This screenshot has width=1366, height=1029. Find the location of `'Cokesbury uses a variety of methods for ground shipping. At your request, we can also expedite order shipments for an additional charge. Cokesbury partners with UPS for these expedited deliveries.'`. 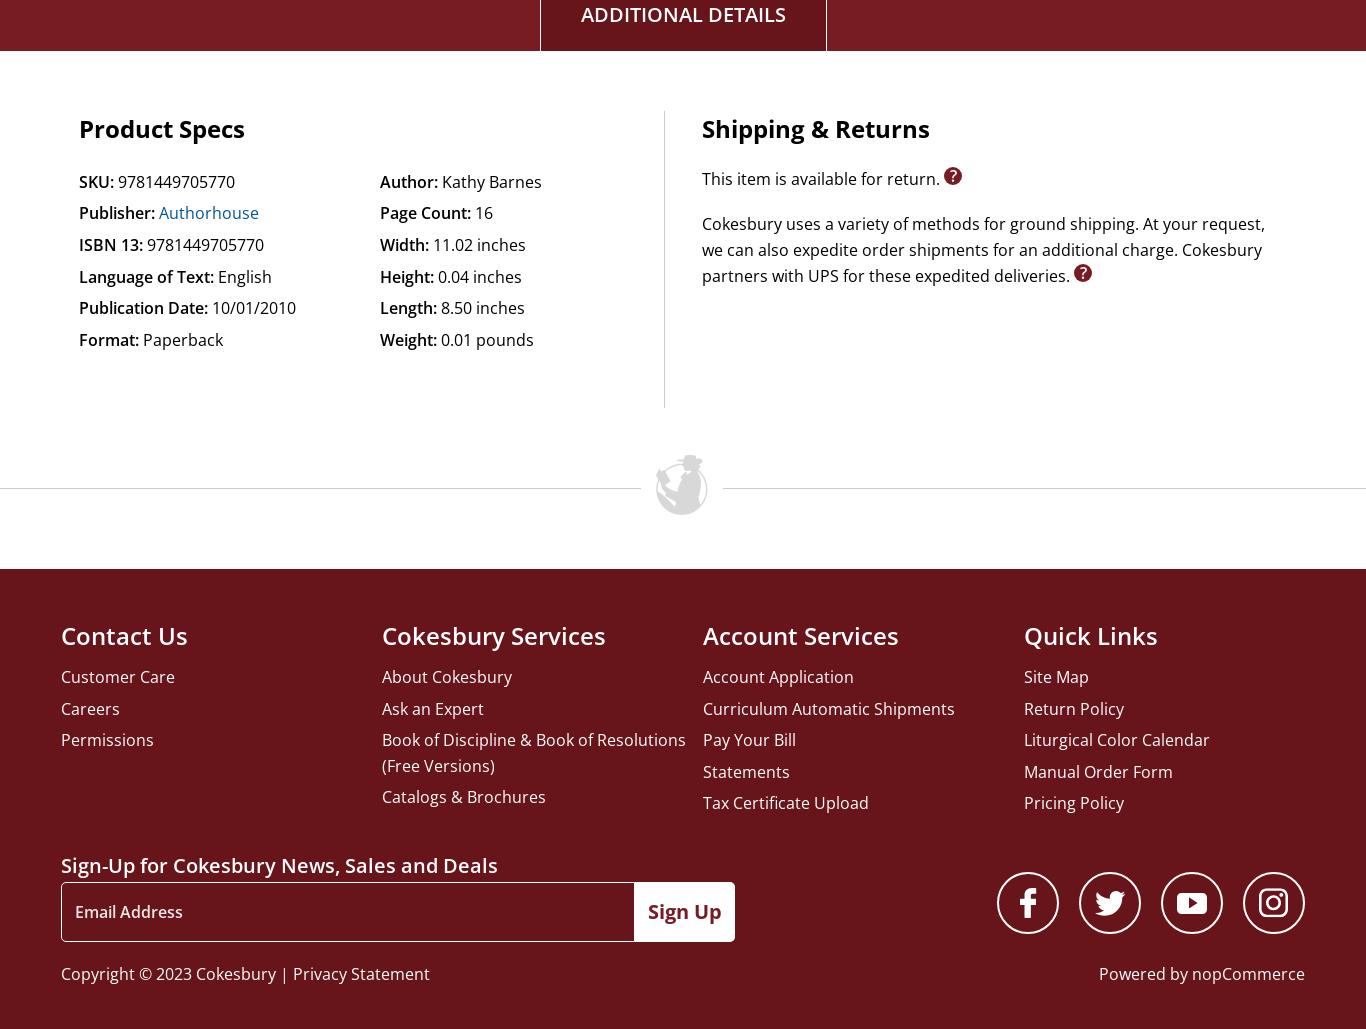

'Cokesbury uses a variety of methods for ground shipping. At your request, we can also expedite order shipments for an additional charge. Cokesbury partners with UPS for these expedited deliveries.' is located at coordinates (982, 248).